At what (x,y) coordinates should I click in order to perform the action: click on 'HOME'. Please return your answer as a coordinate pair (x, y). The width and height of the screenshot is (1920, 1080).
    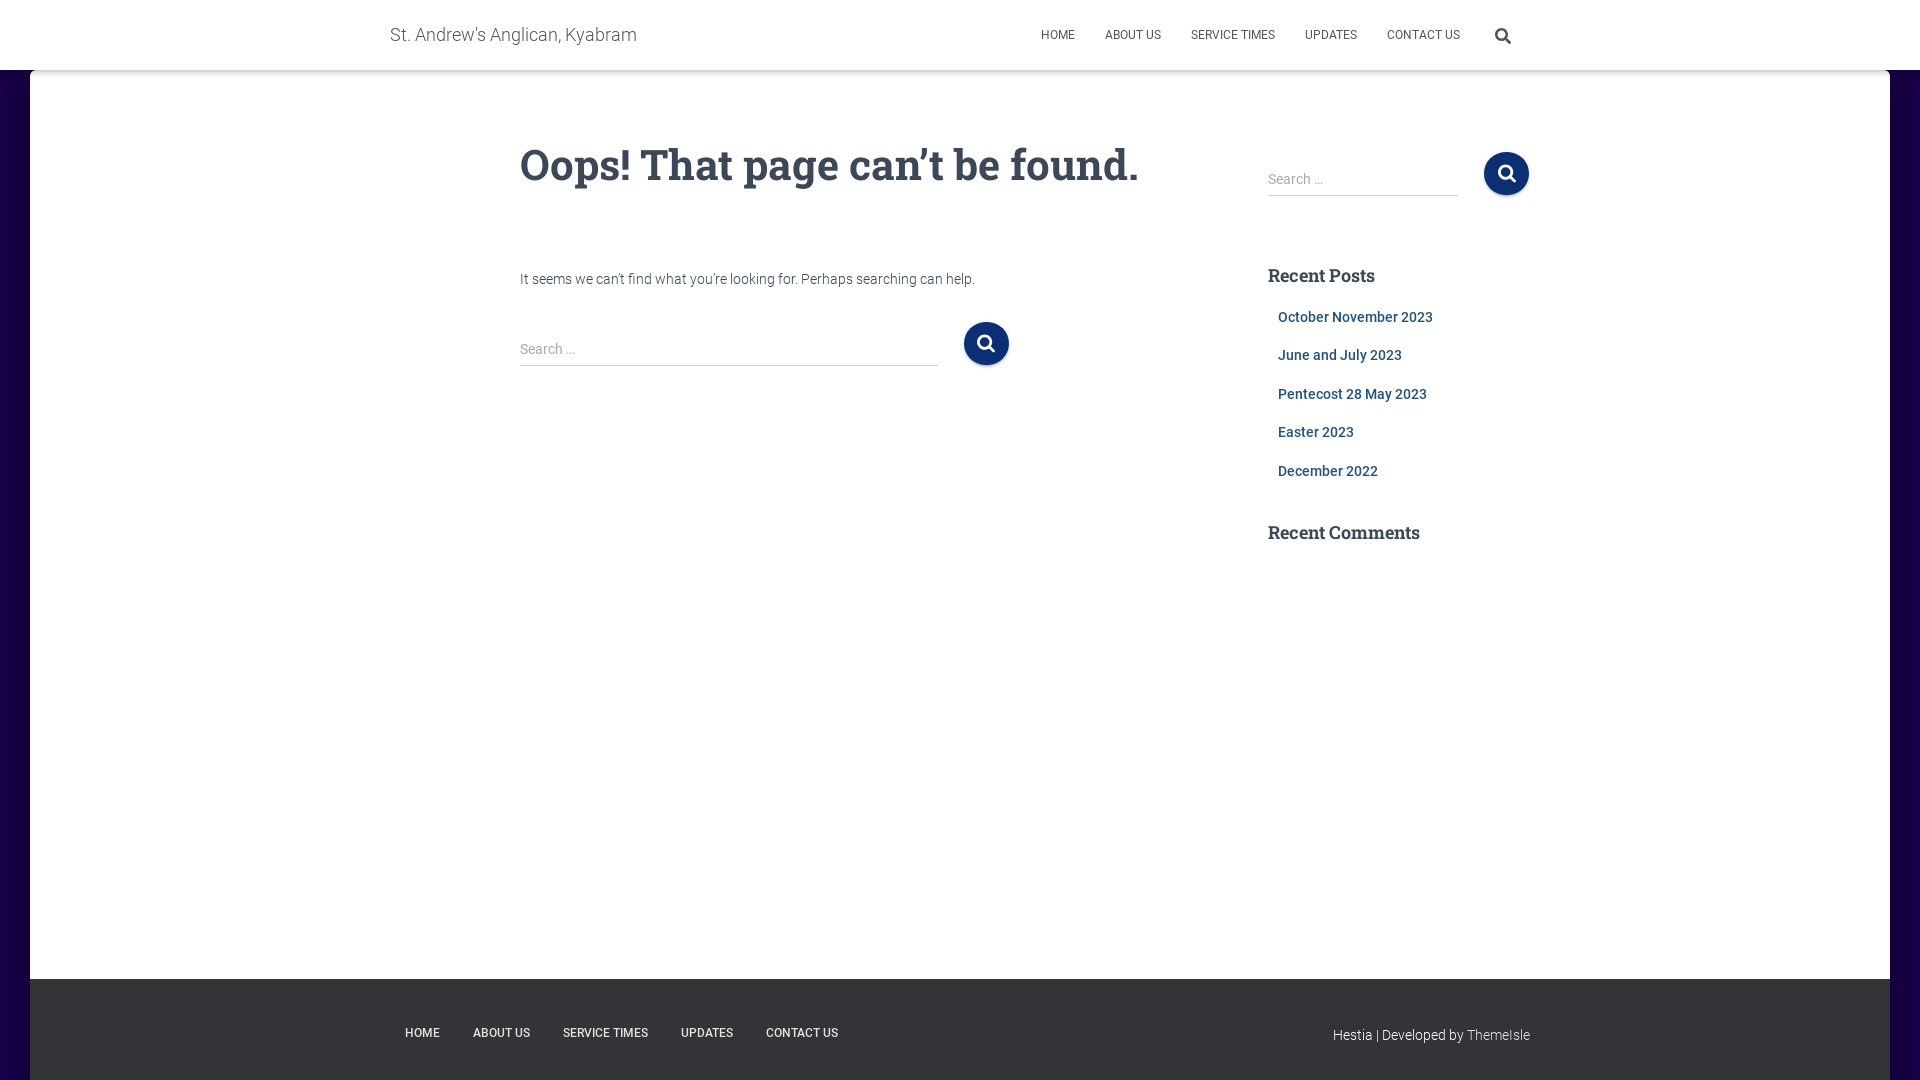
    Looking at the image, I should click on (421, 1033).